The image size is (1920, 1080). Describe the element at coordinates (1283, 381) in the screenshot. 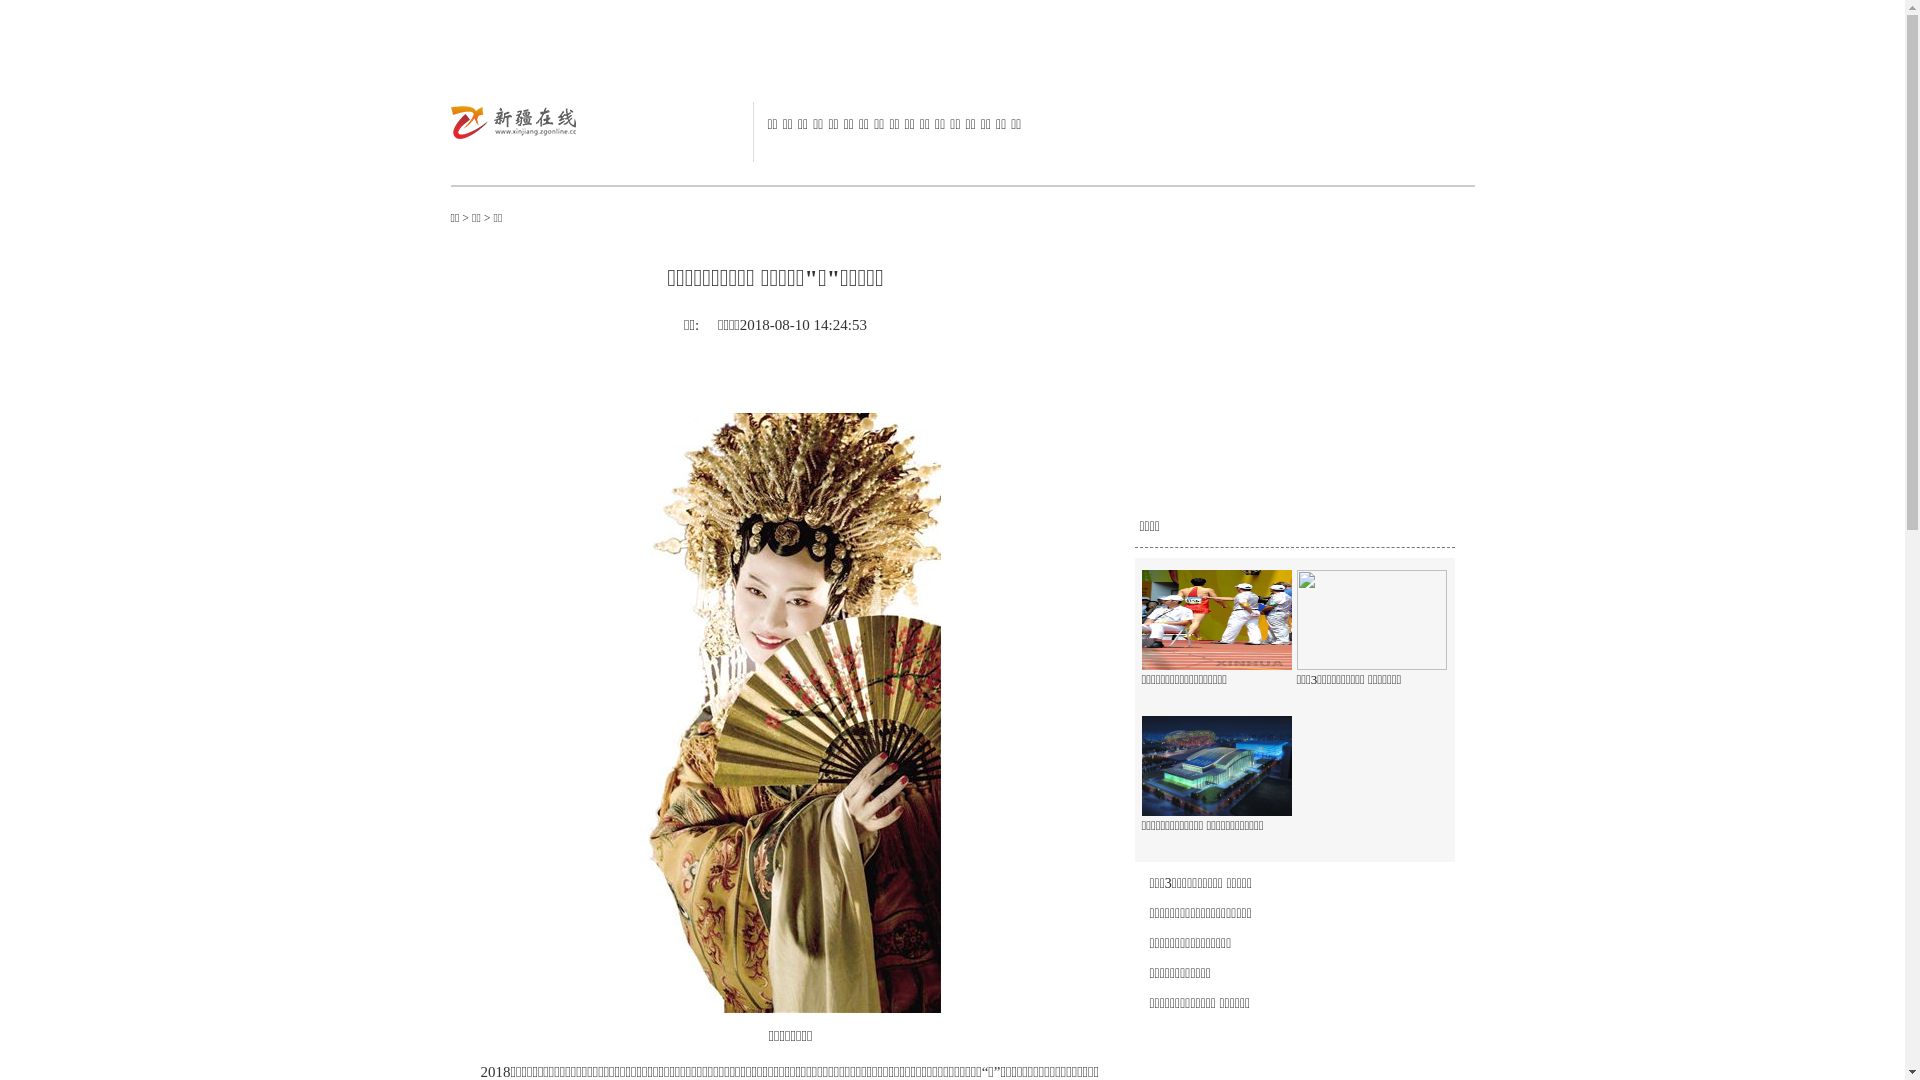

I see `'Advertisement'` at that location.